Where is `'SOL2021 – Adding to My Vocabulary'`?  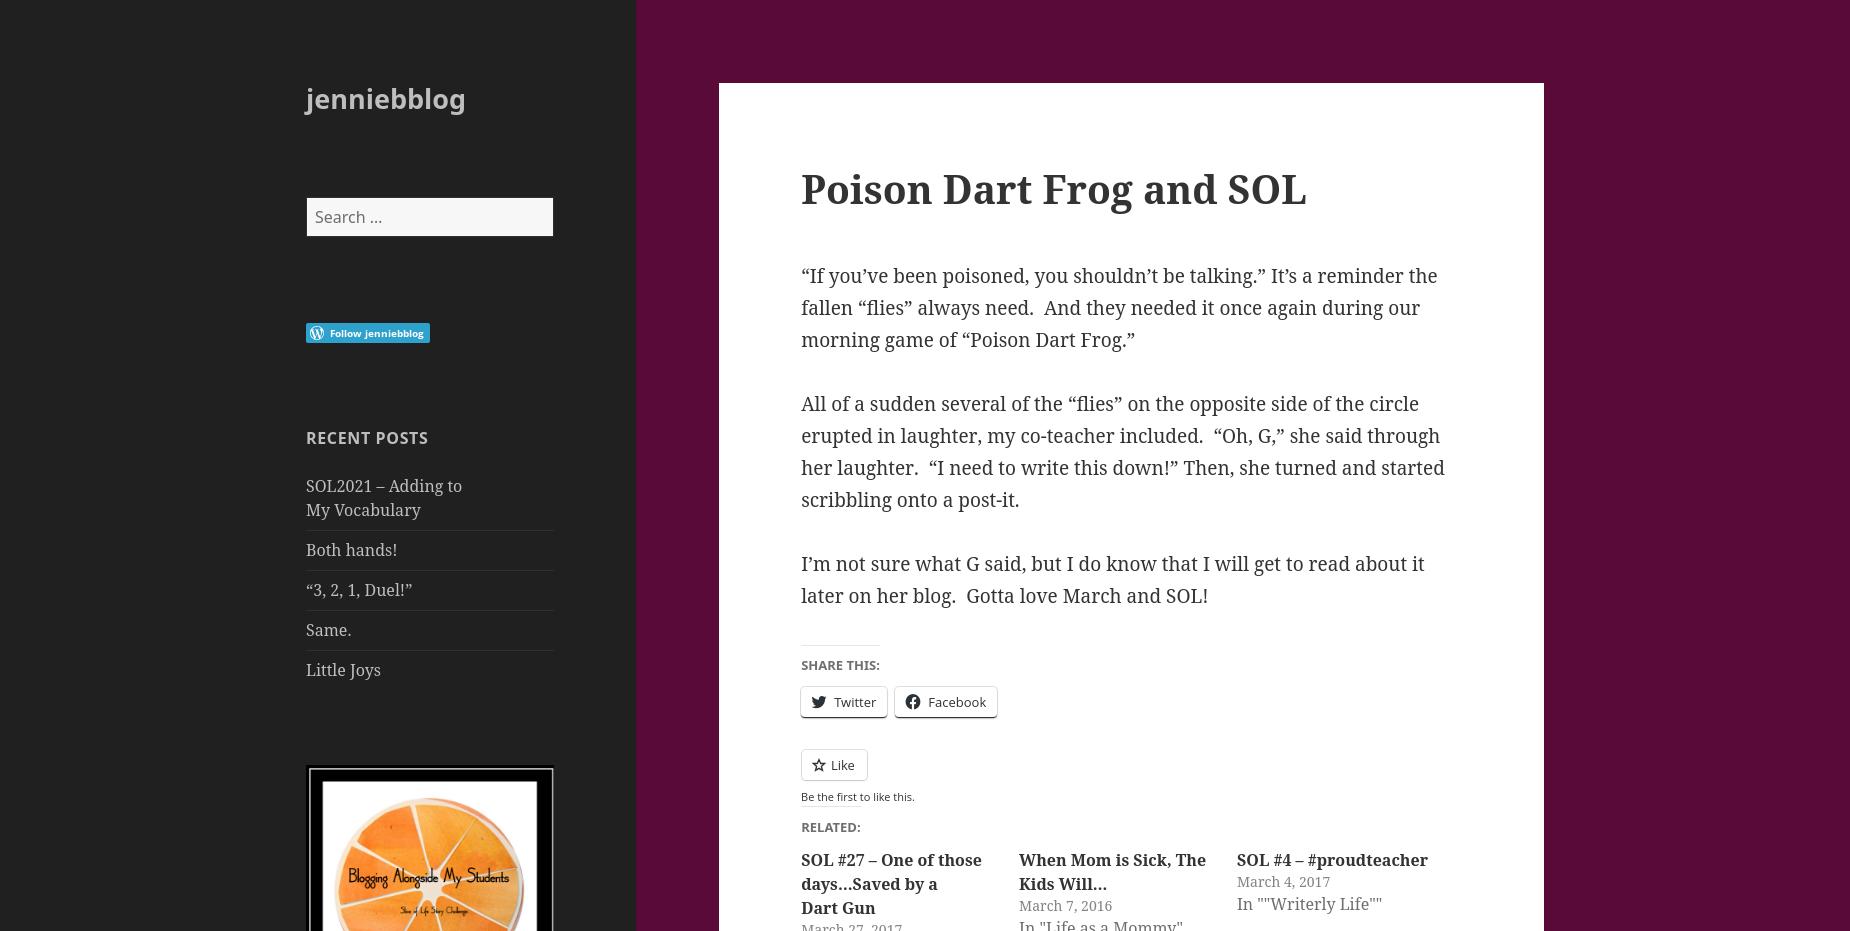
'SOL2021 – Adding to My Vocabulary' is located at coordinates (383, 497).